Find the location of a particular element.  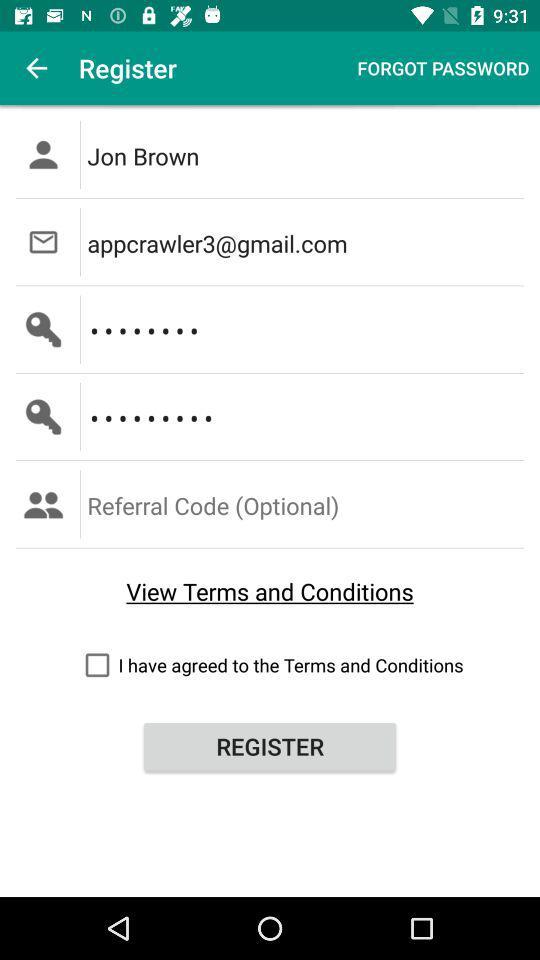

the icon next to the register item is located at coordinates (36, 68).